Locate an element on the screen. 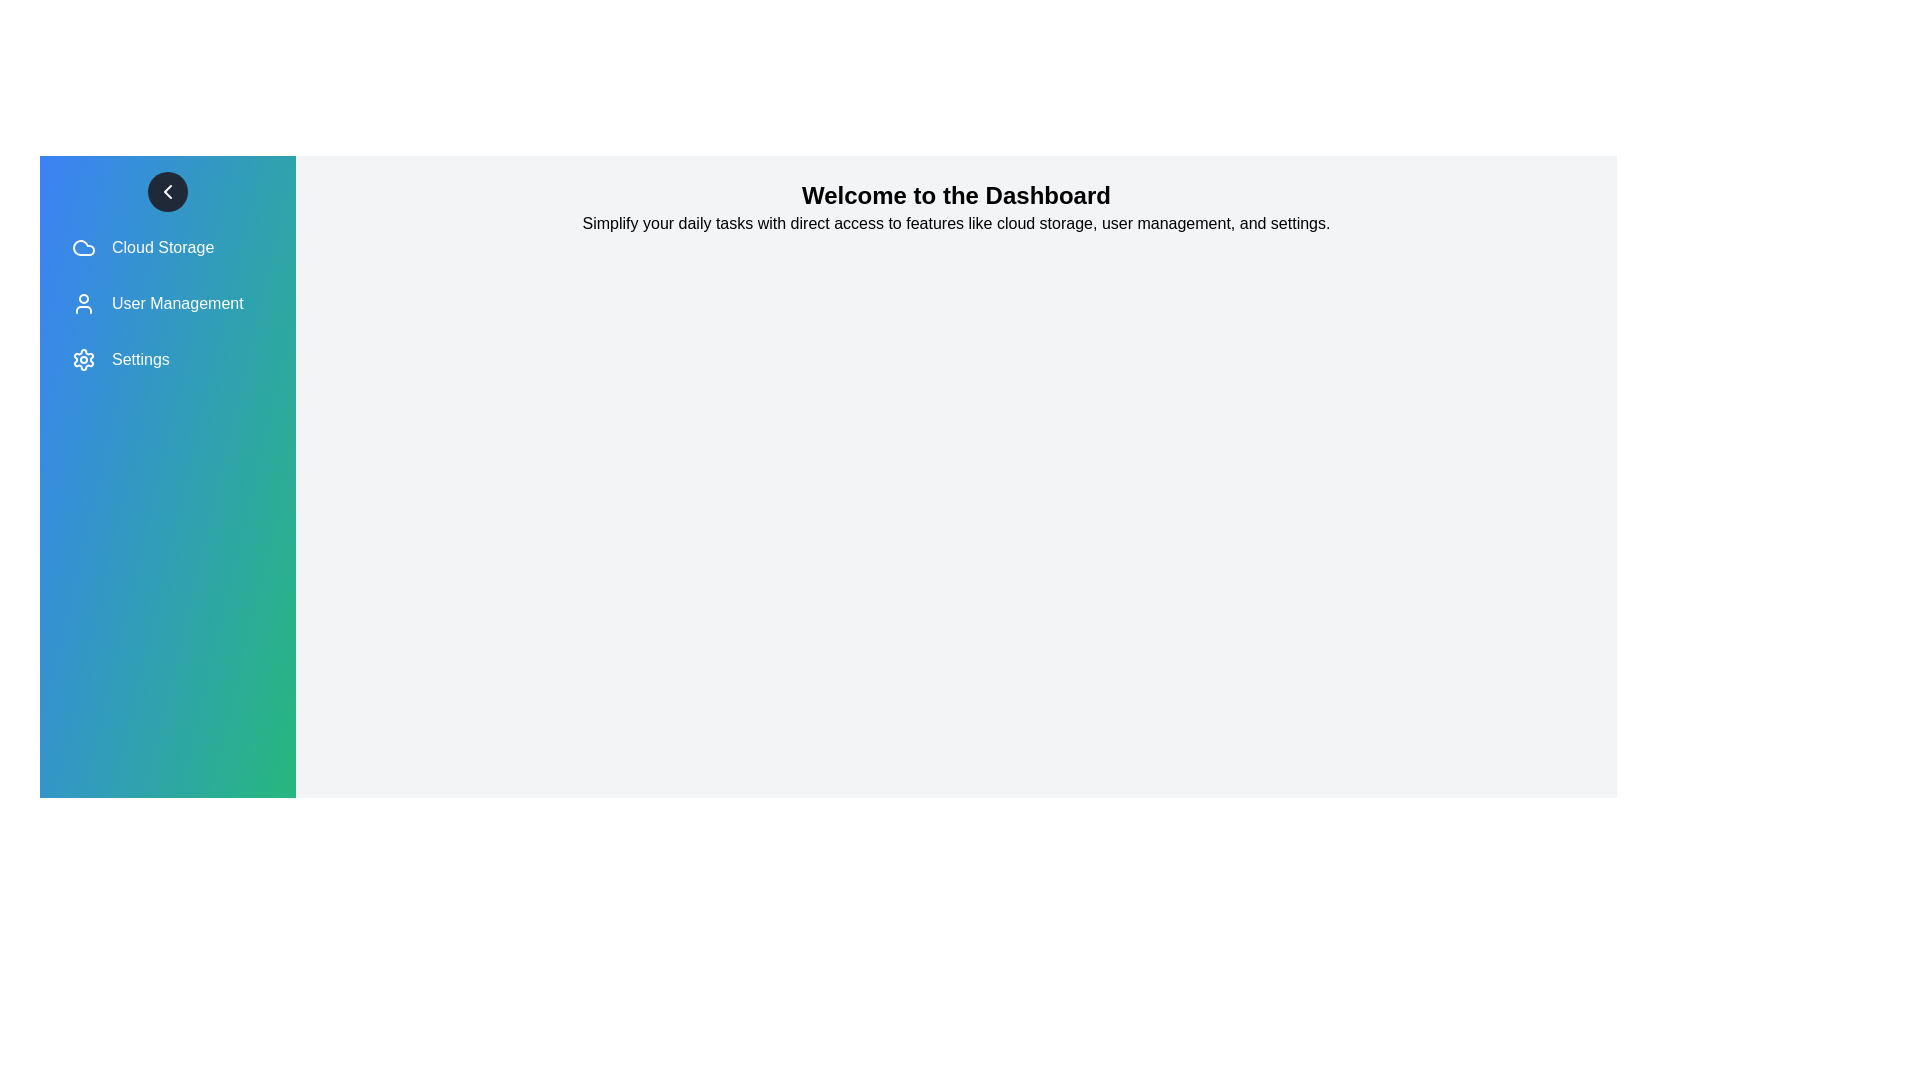  the menu item labeled 'User Management' to observe the hover effect is located at coordinates (168, 304).